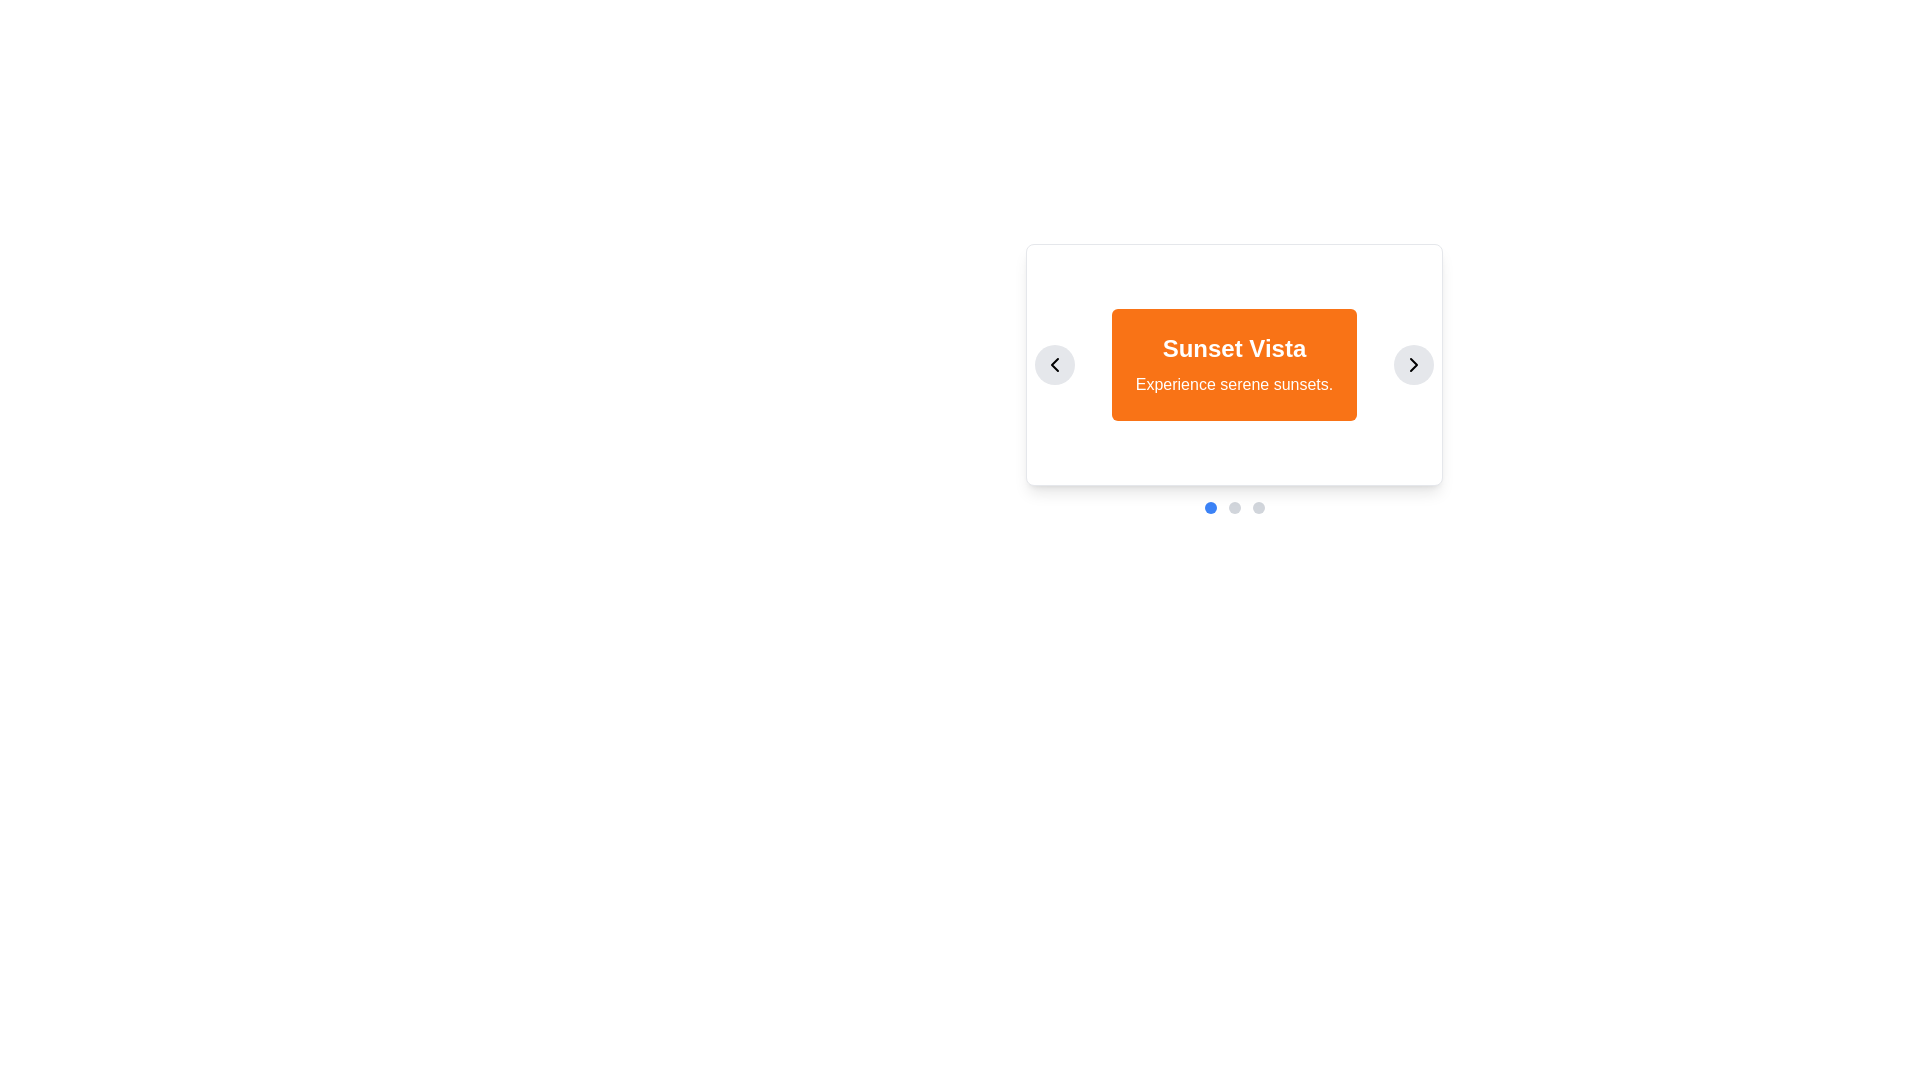 The width and height of the screenshot is (1920, 1080). I want to click on one of the circles in the Carousel navigation indicator located below the 'Sunset Vista' text, so click(1233, 507).